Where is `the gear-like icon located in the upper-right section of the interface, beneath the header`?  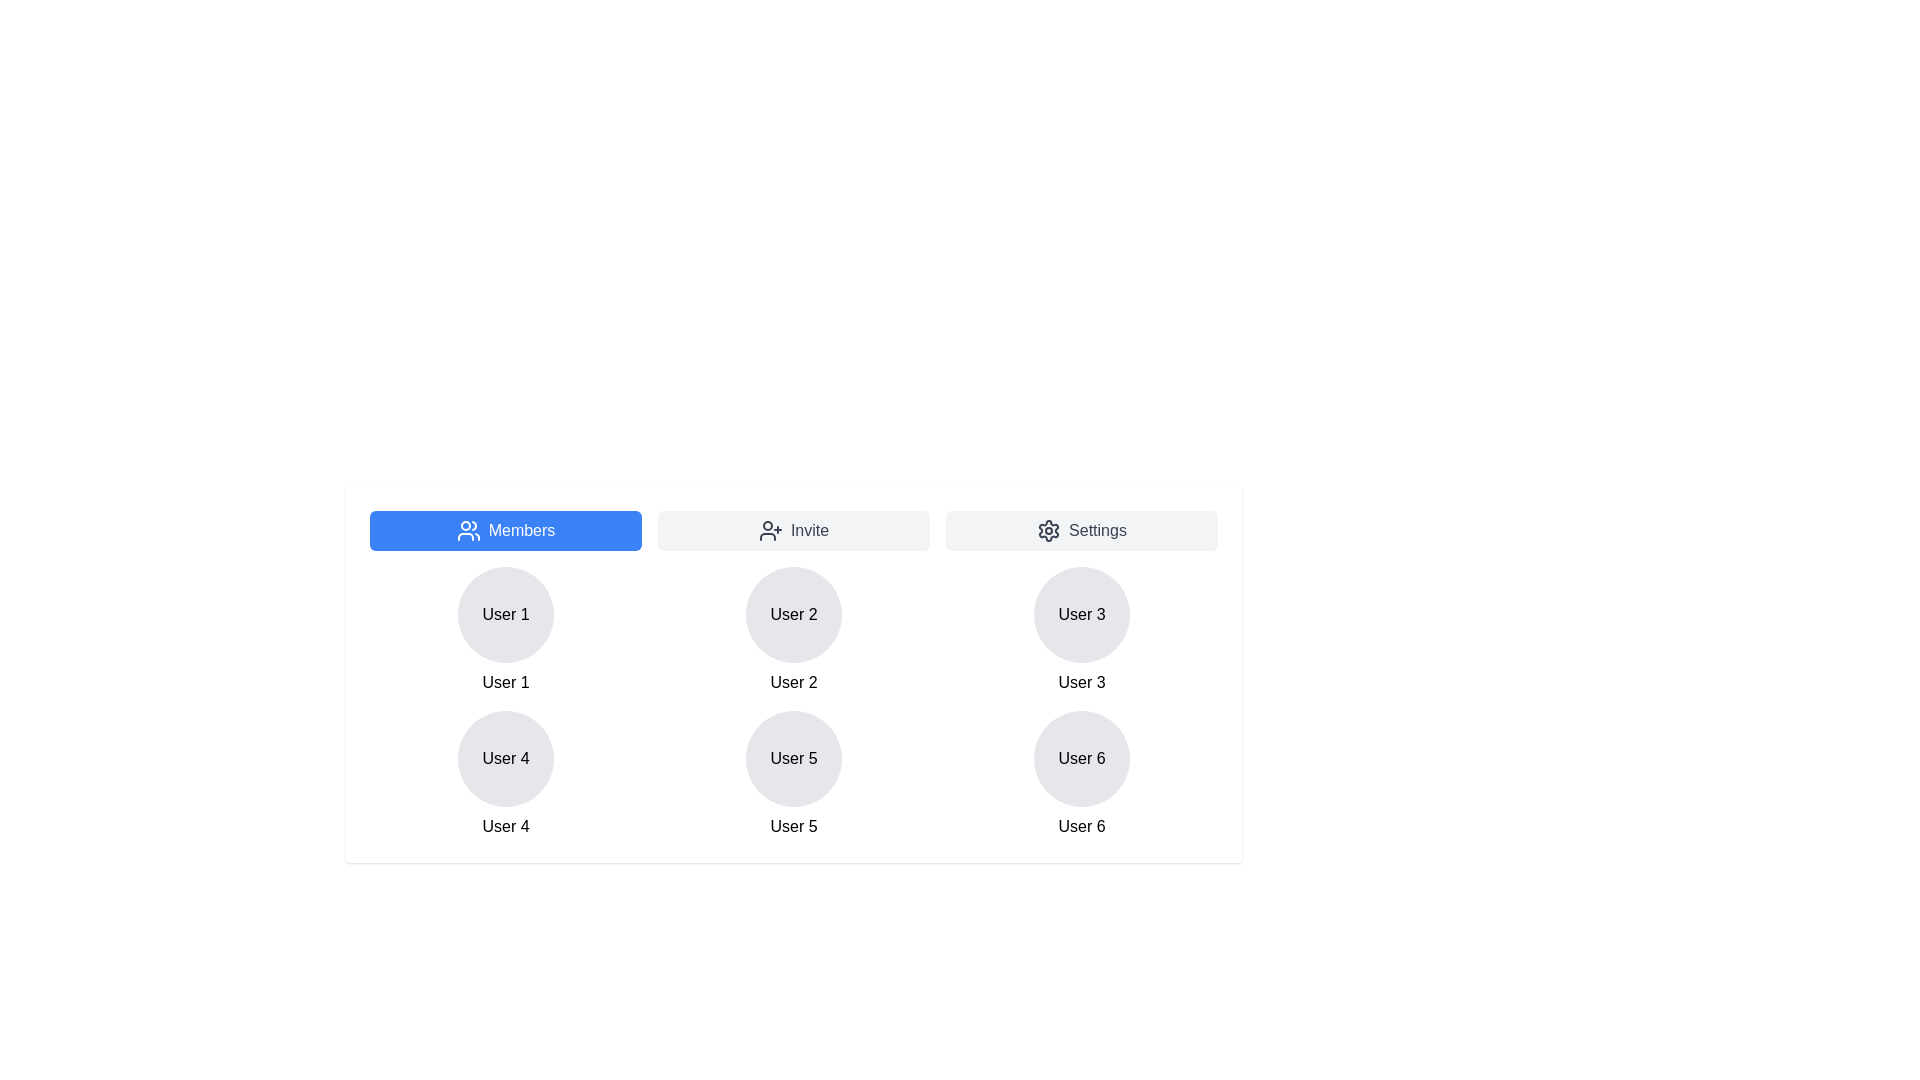
the gear-like icon located in the upper-right section of the interface, beneath the header is located at coordinates (1048, 530).